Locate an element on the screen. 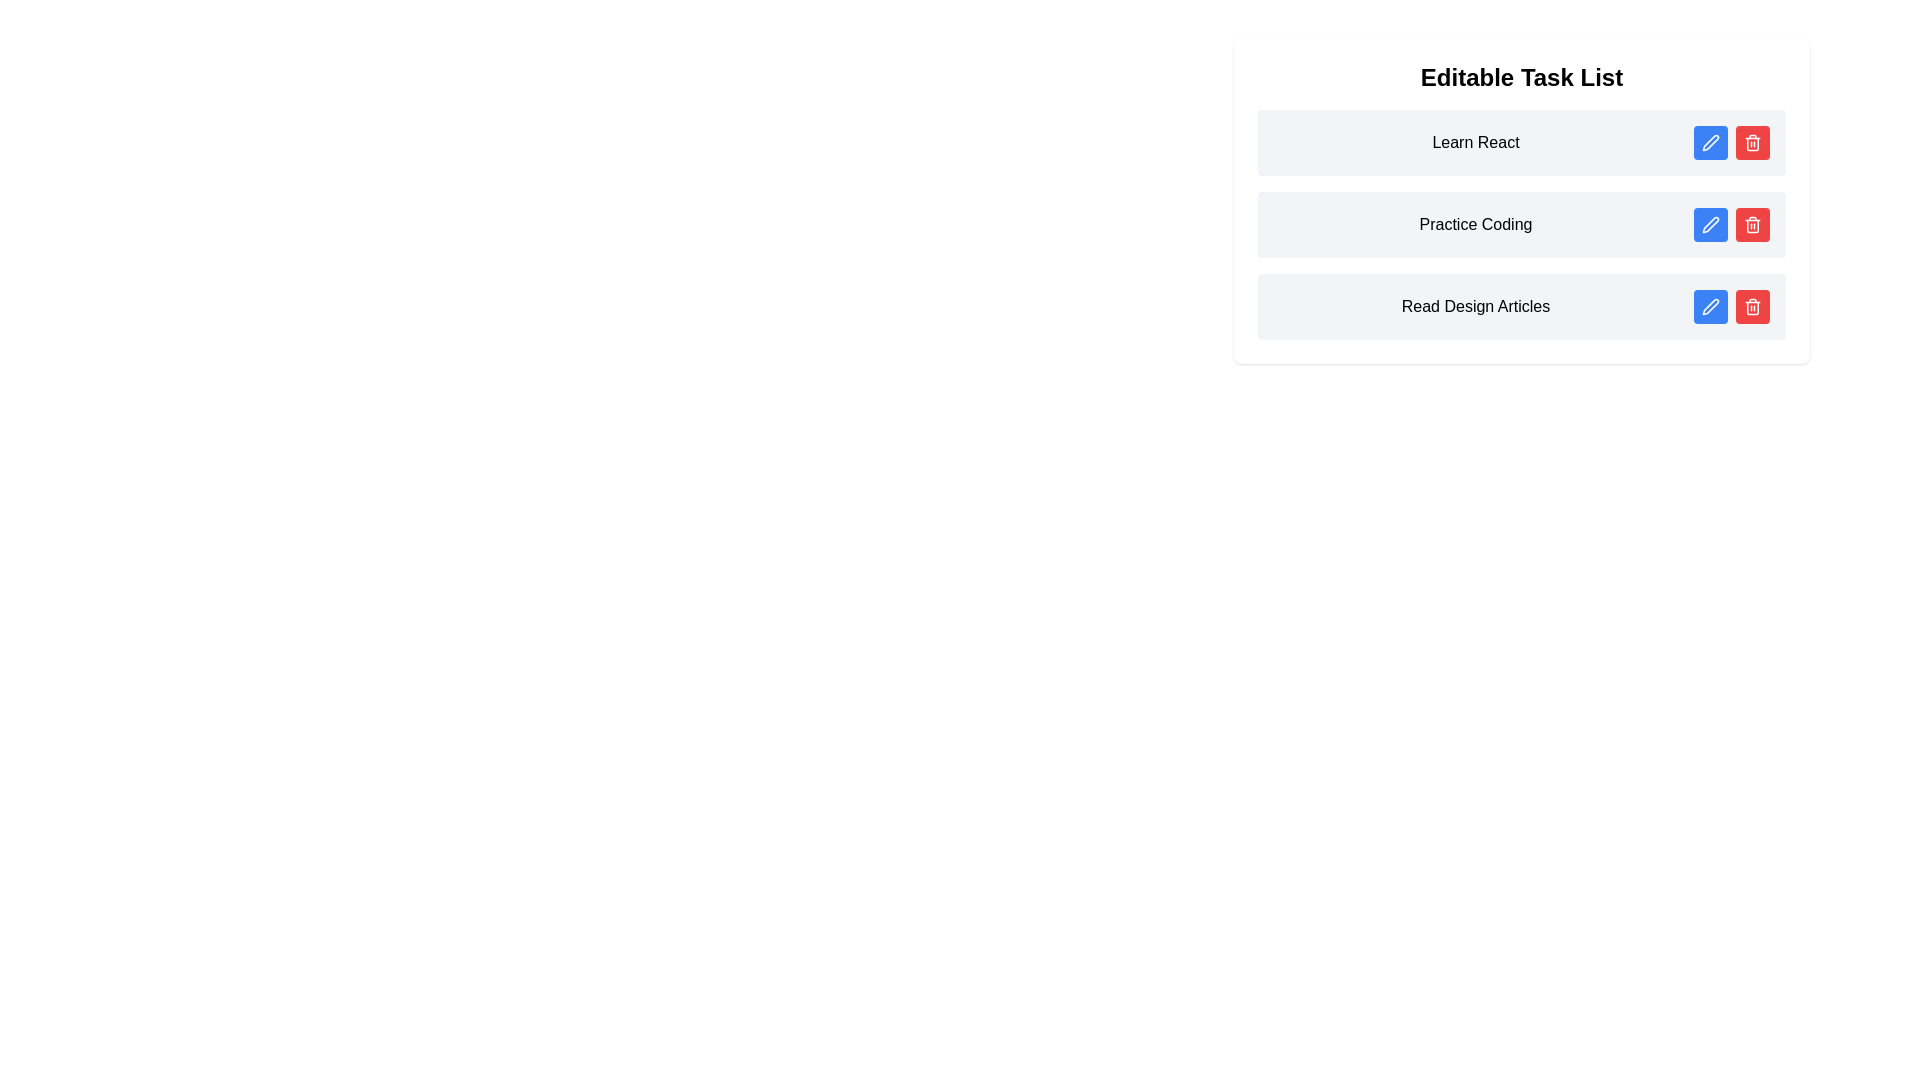 The height and width of the screenshot is (1080, 1920). the delete button, which is the third button in the series of action buttons located to the right side of the third item in the task list is located at coordinates (1751, 307).